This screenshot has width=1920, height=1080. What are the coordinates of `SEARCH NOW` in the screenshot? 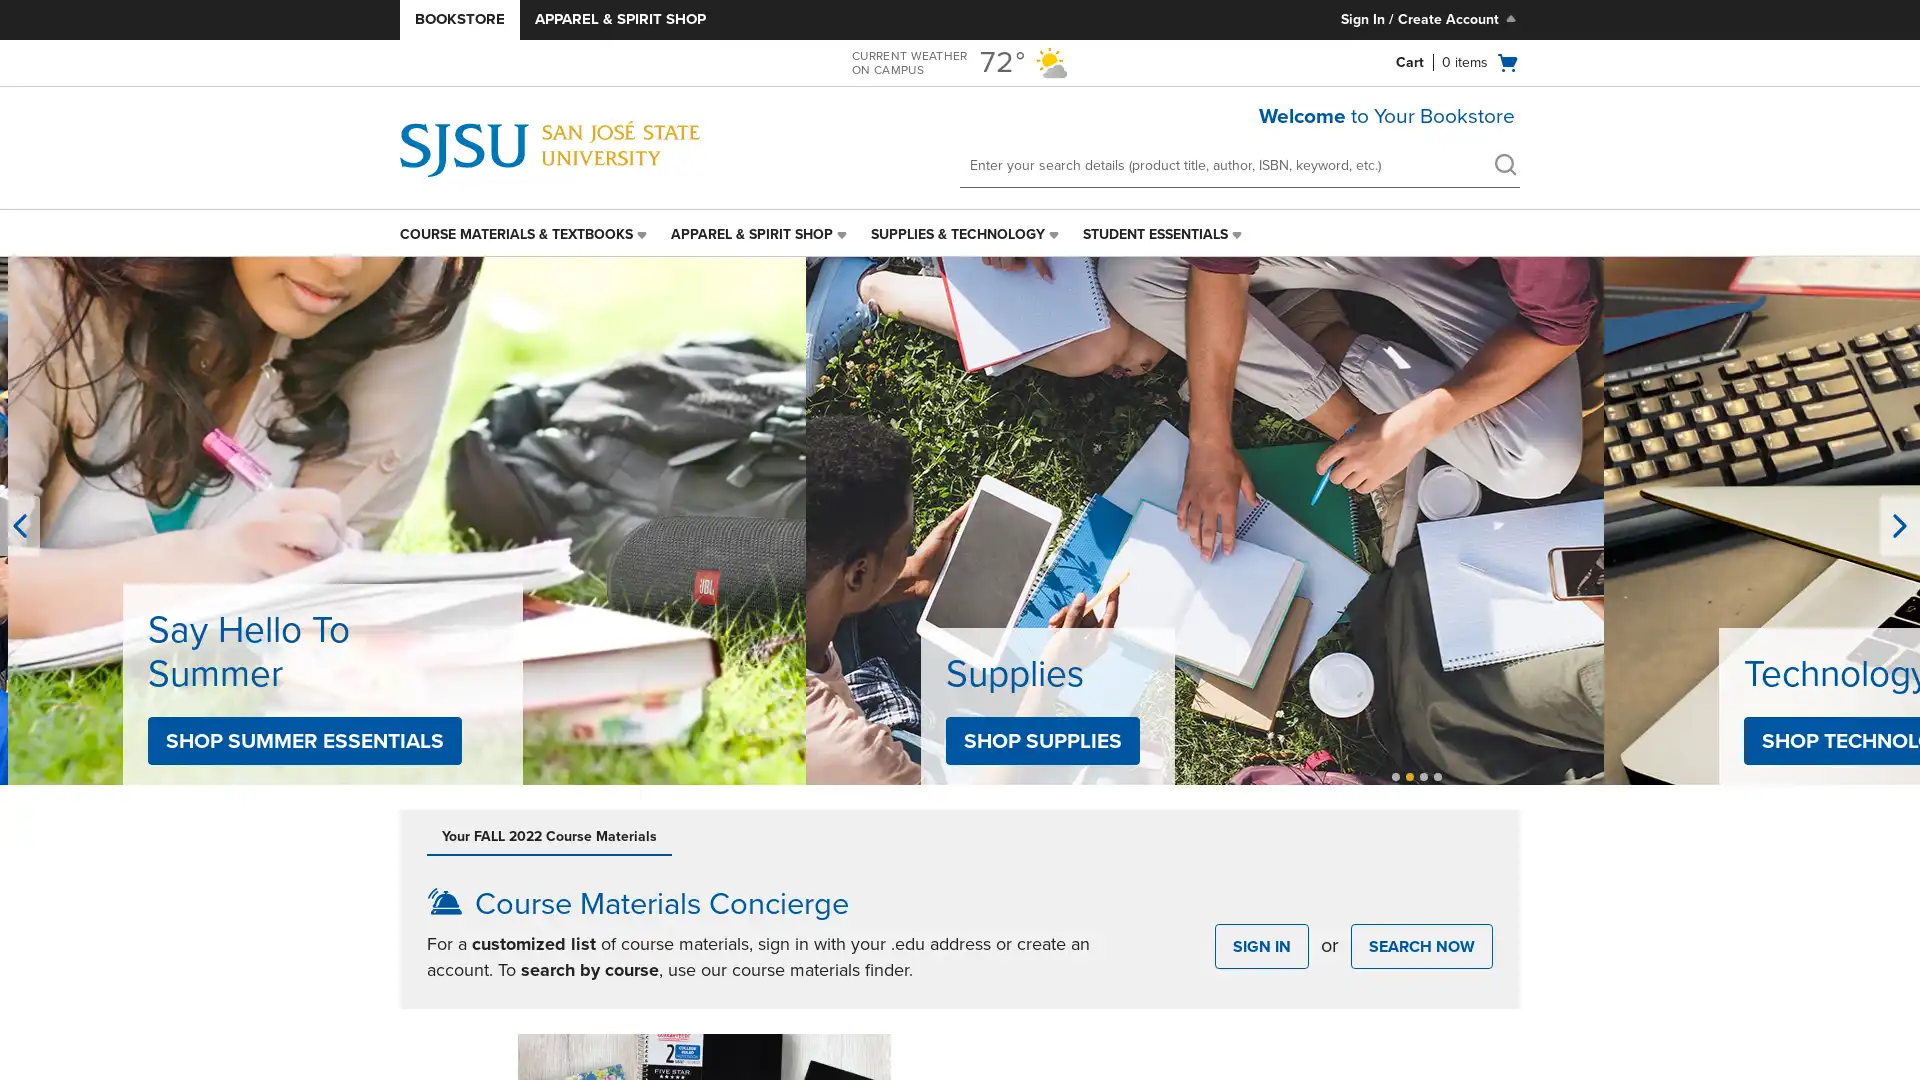 It's located at (1420, 945).